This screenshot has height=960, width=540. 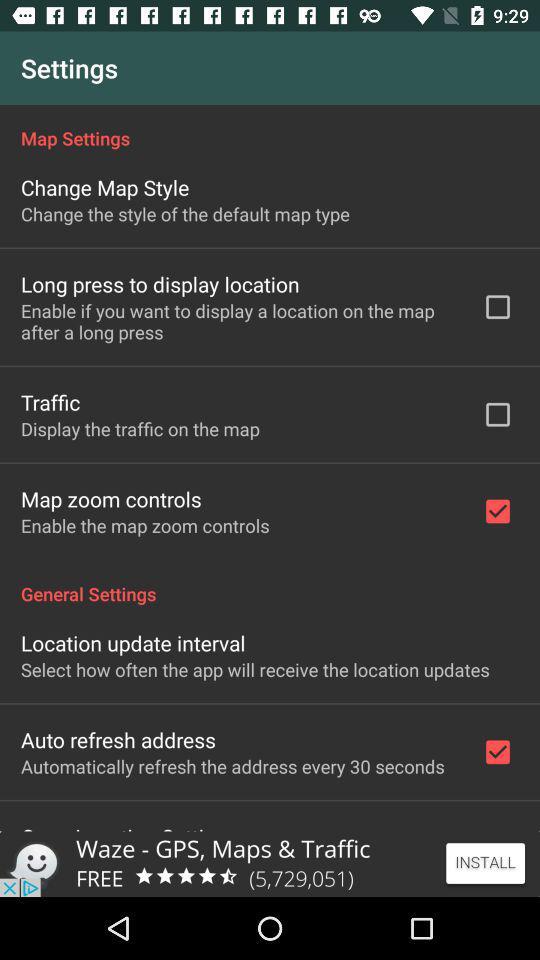 What do you see at coordinates (133, 642) in the screenshot?
I see `the icon above the select how often item` at bounding box center [133, 642].